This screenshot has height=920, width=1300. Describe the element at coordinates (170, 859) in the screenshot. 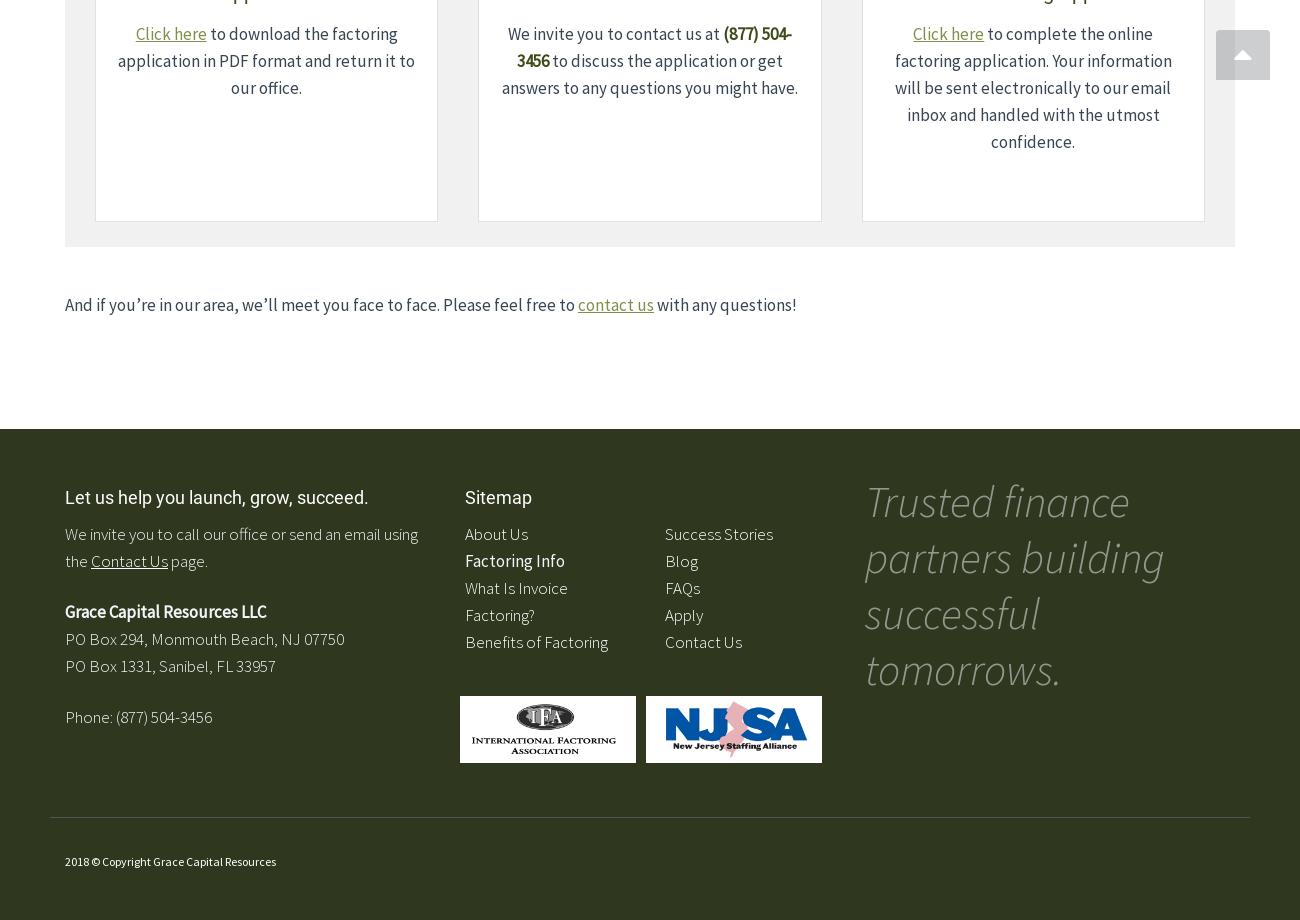

I see `'2018 © Copyright Grace Capital Resources'` at that location.